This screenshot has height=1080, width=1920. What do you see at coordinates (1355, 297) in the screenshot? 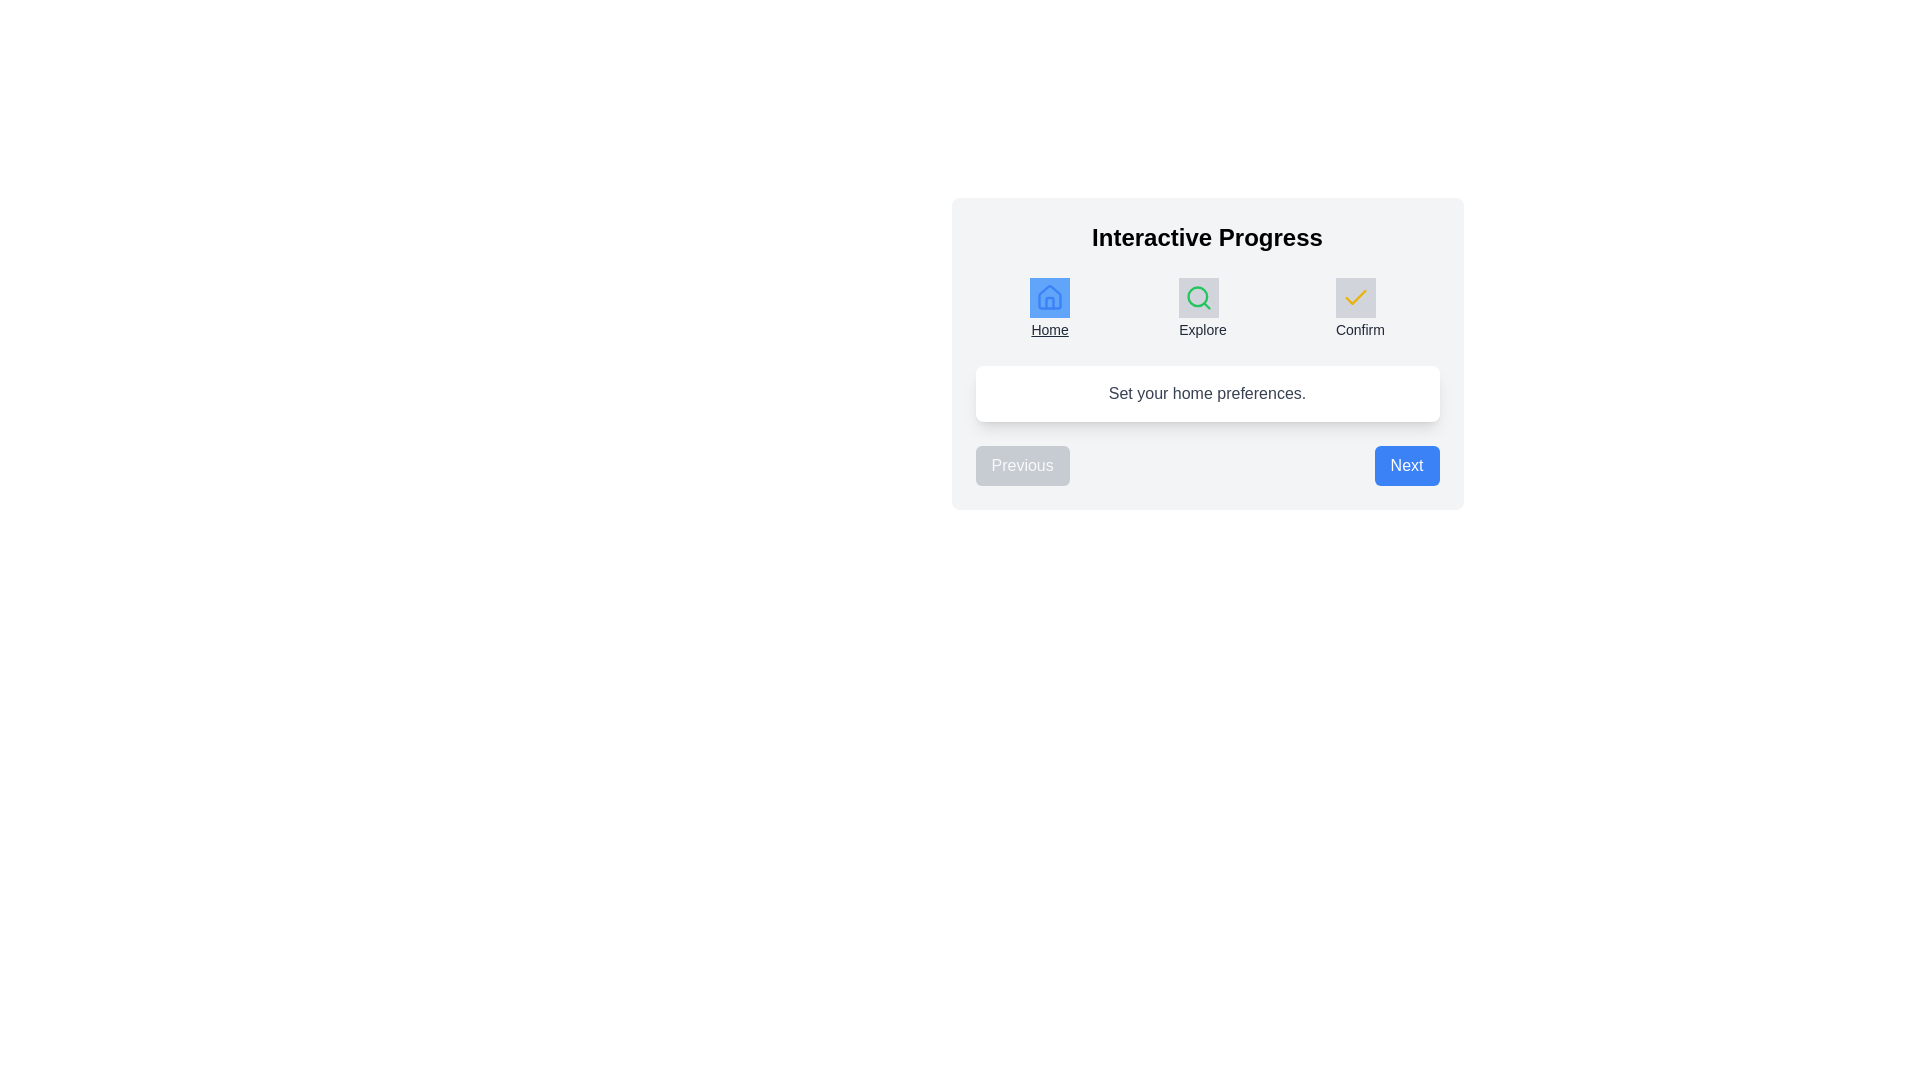
I see `the Confirm icon to inspect its details` at bounding box center [1355, 297].